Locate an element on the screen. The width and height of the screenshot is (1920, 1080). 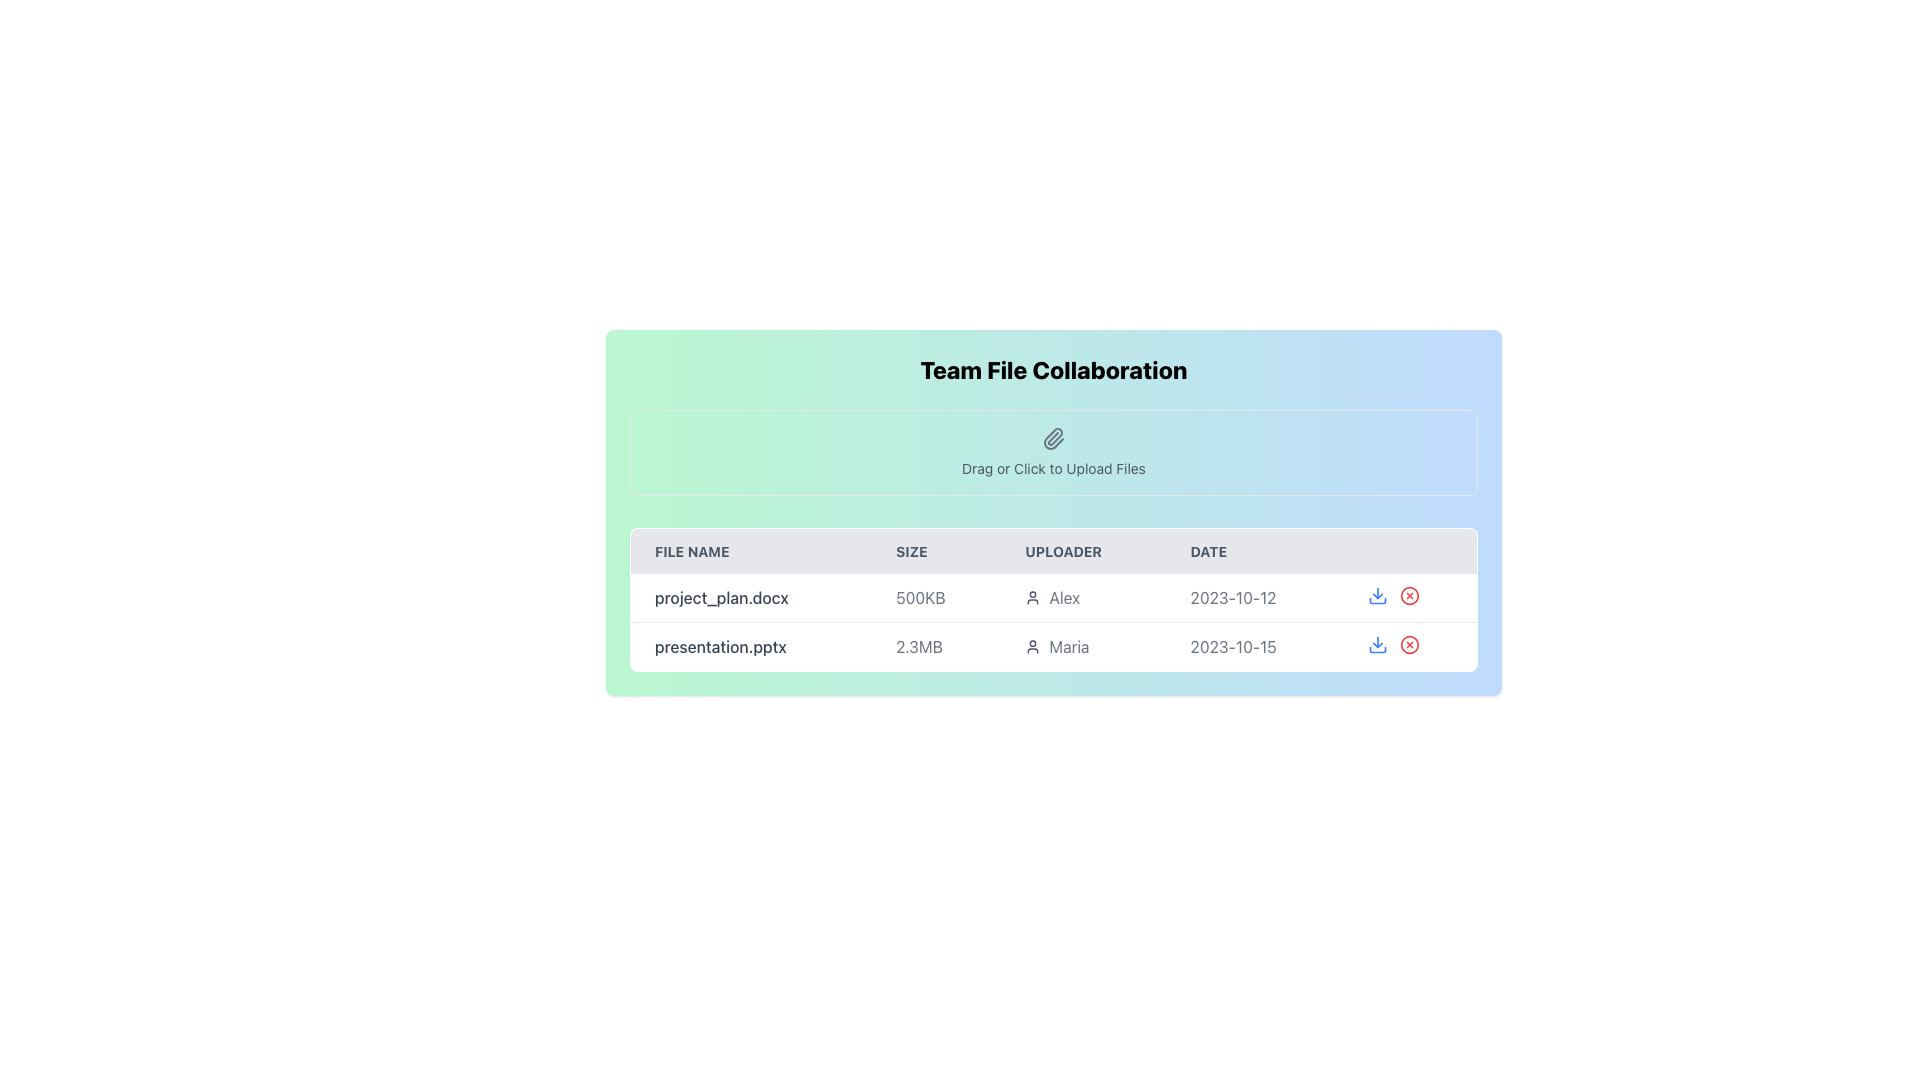
details of the first row in the table displaying metadata for the file 'project_plan.docx', which includes its name, size, uploader, and date is located at coordinates (1053, 596).